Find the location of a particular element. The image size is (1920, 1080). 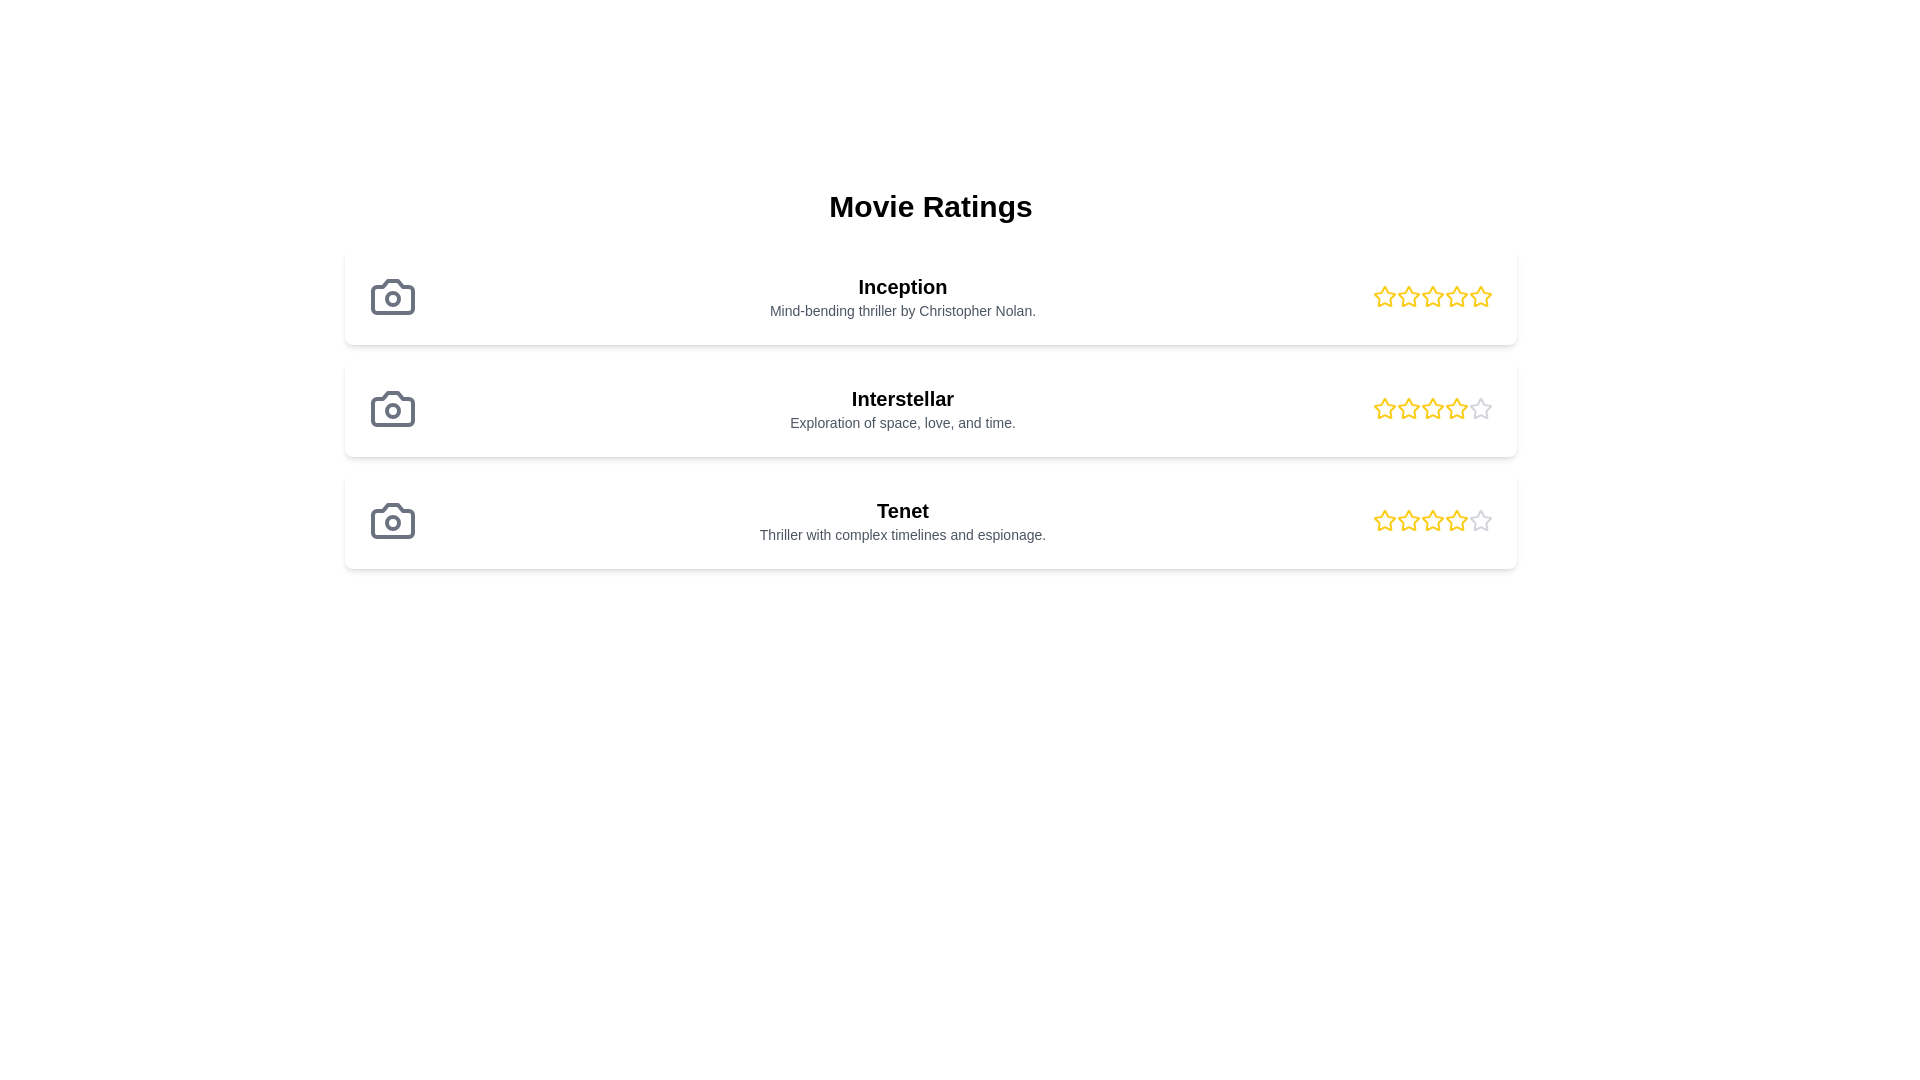

the text block titled 'Interstellar' to emphasize it, which contains the subtitle 'Exploration of space, love, and time.' is located at coordinates (901, 407).